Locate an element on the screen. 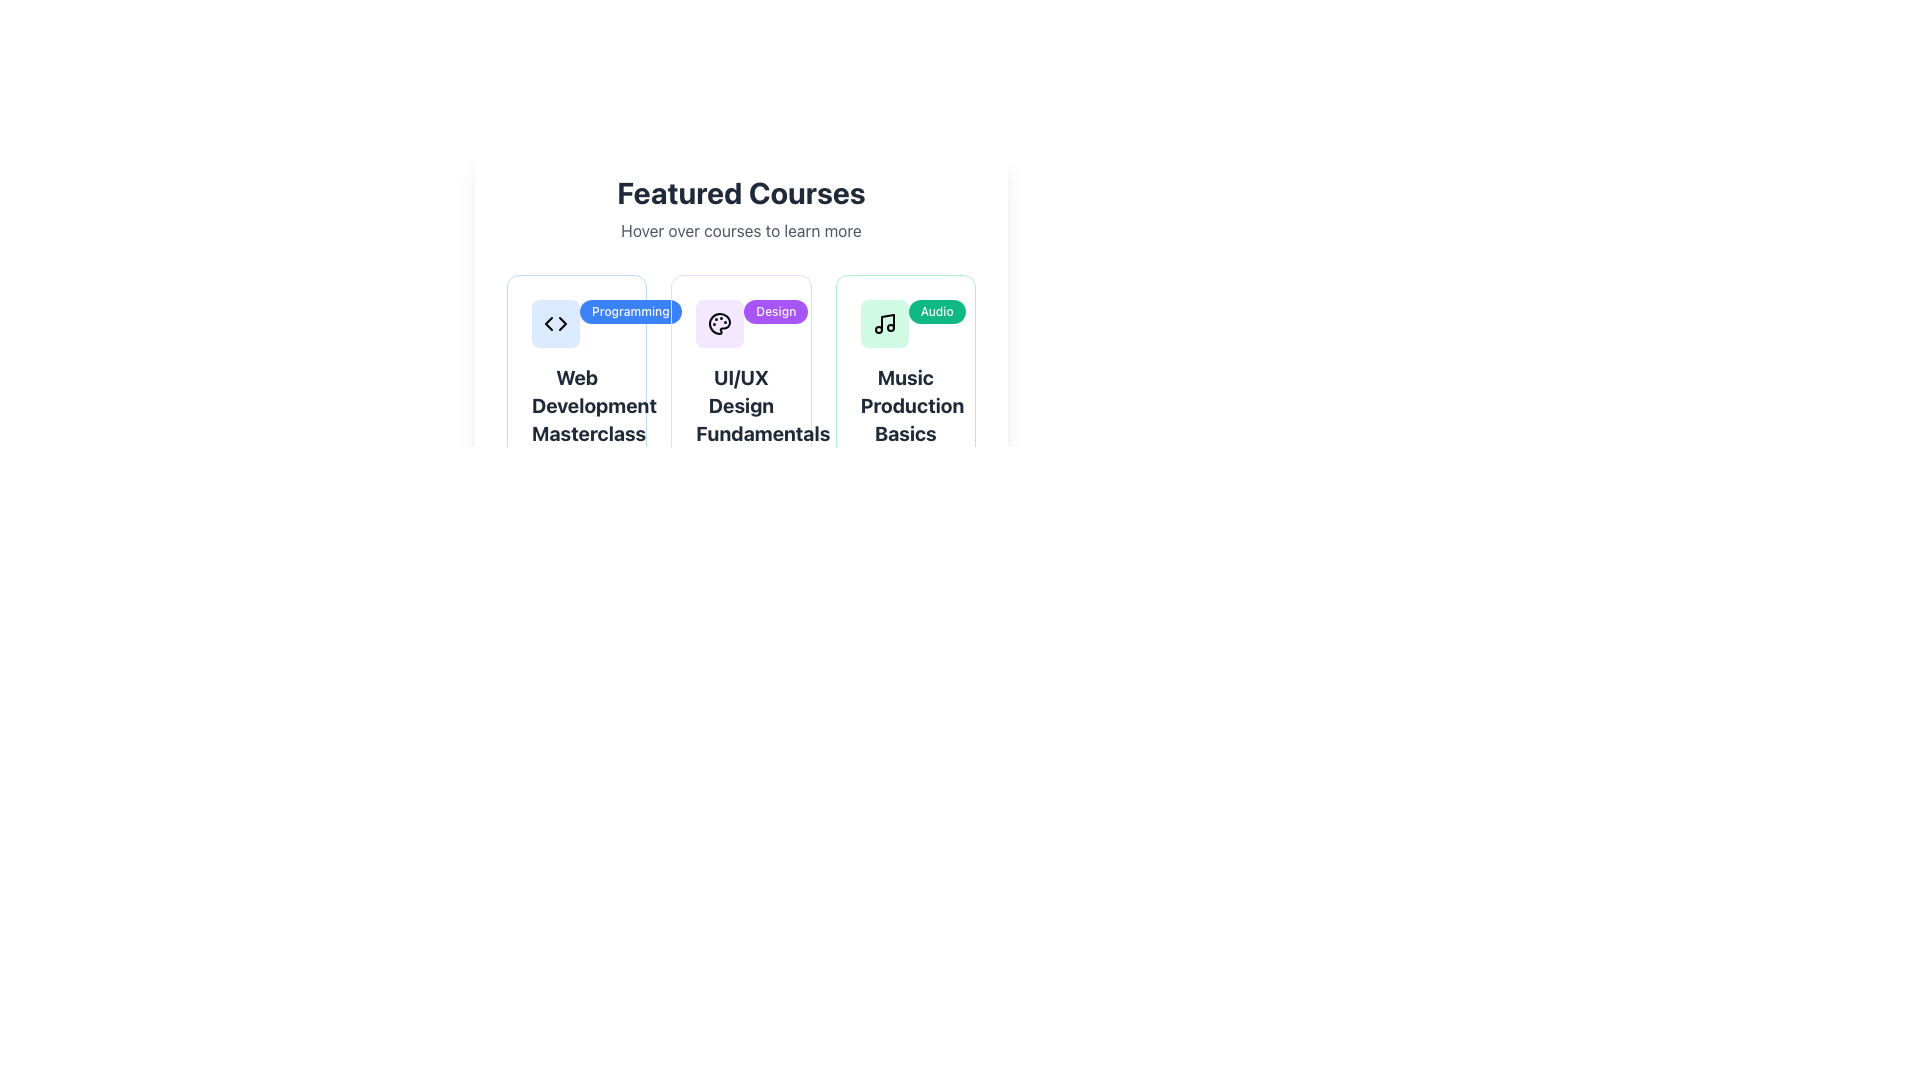 This screenshot has width=1920, height=1080. the course title text label that is positioned beneath the 'Programming' badge in the first column of the 'Featured Courses' section is located at coordinates (576, 405).